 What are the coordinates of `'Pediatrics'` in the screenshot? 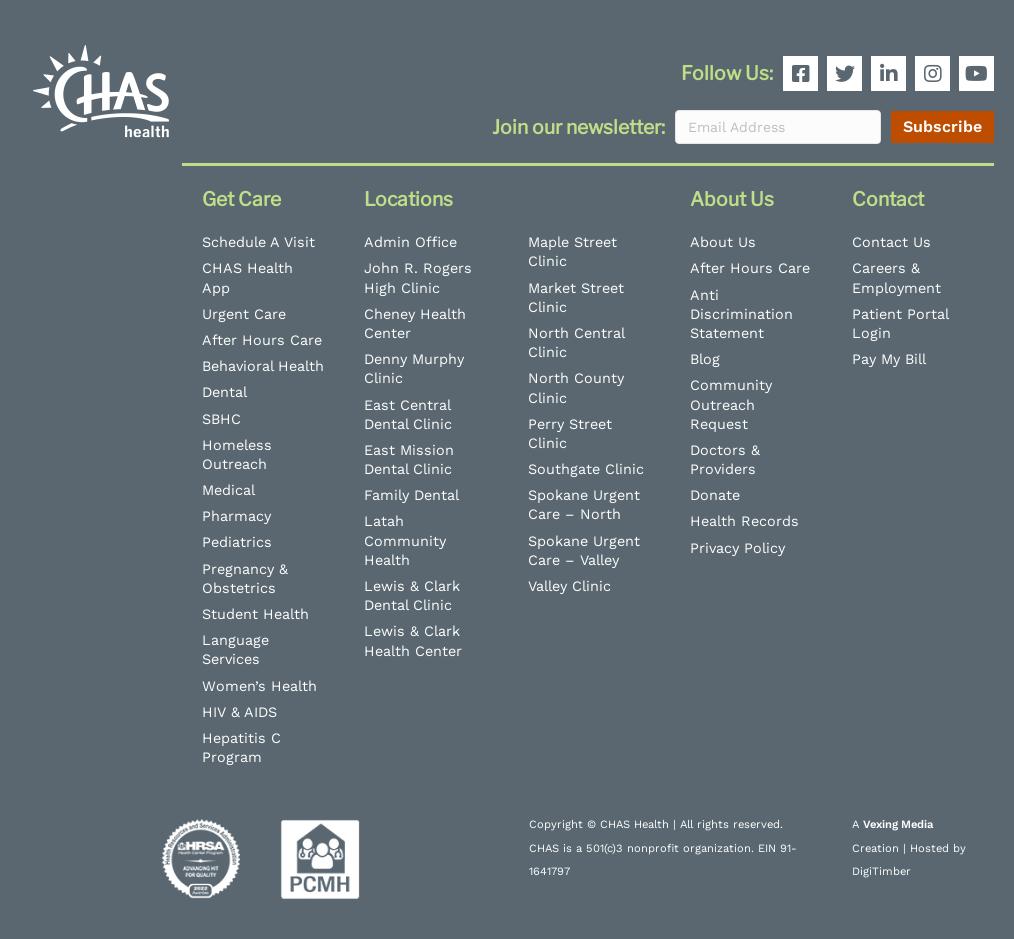 It's located at (235, 541).